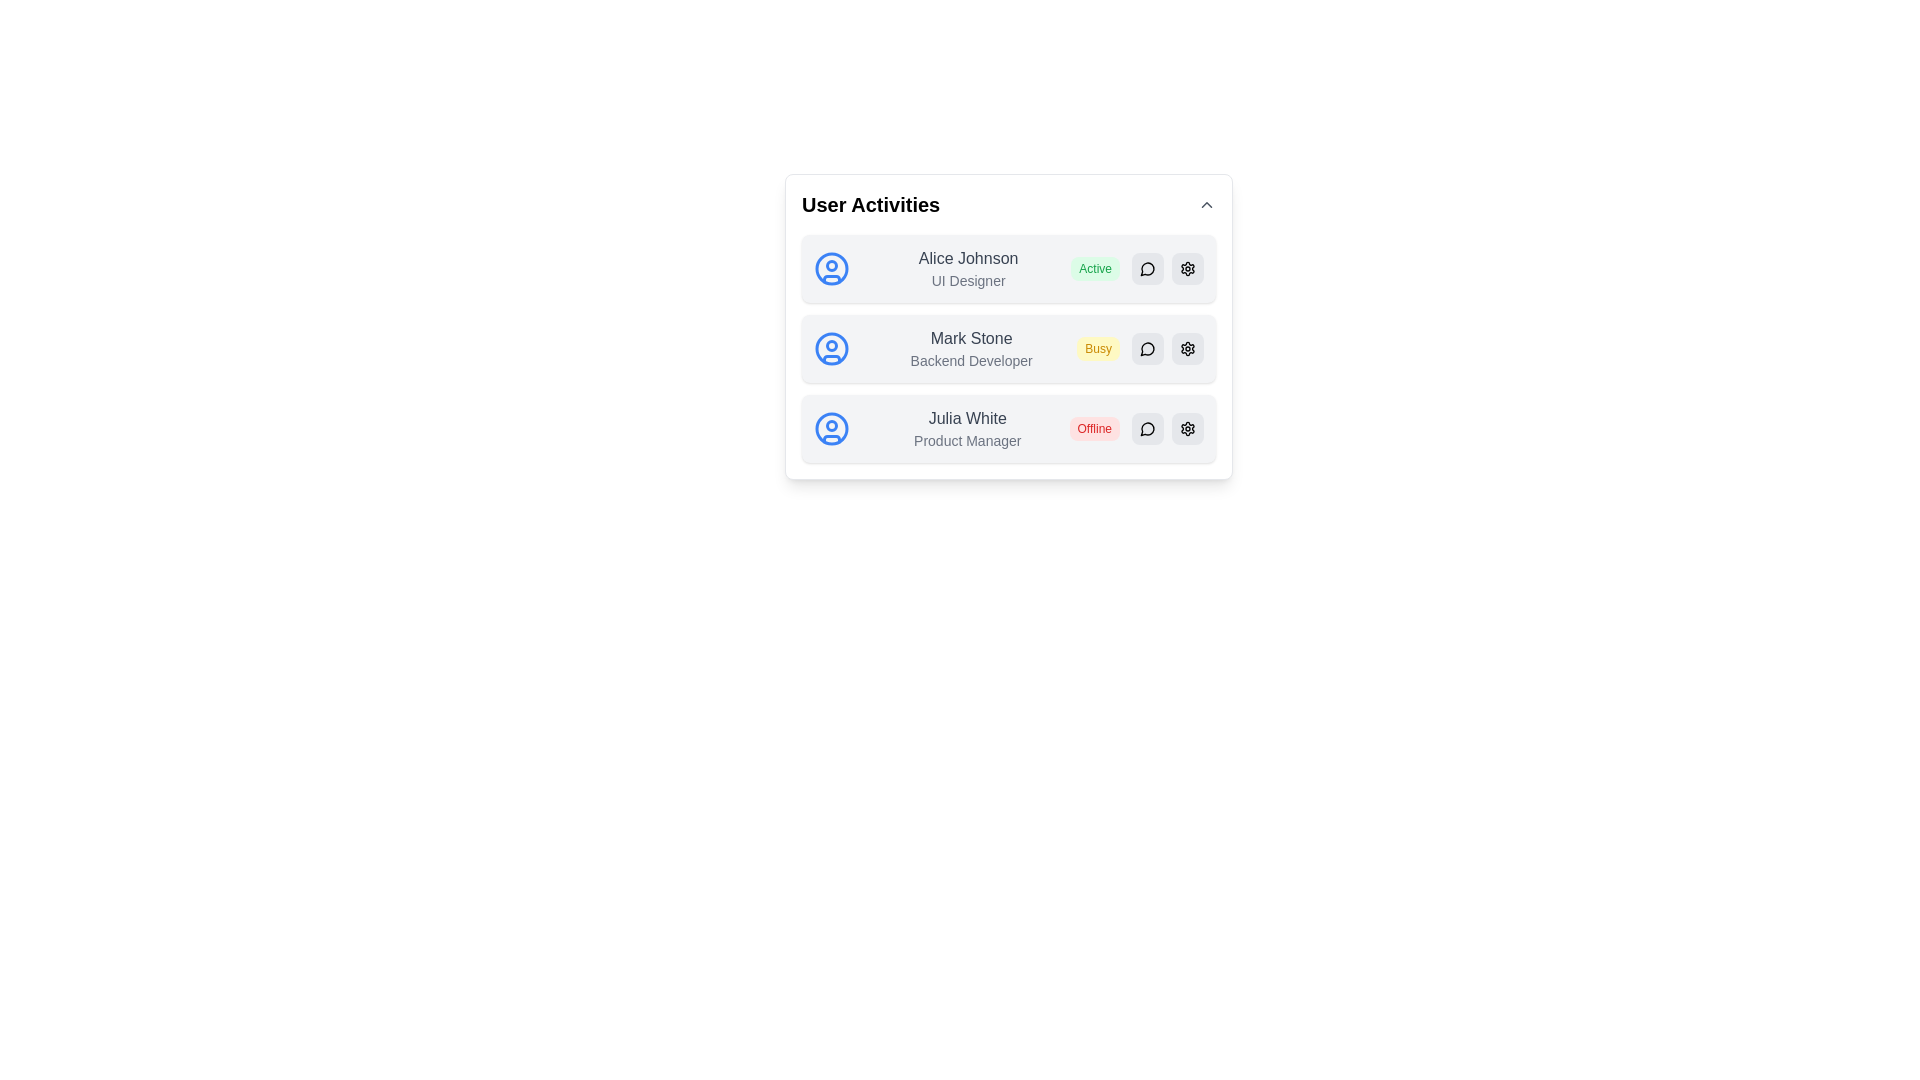 Image resolution: width=1920 pixels, height=1080 pixels. I want to click on the circular graphical element representing the user avatar of Mark Stone, so click(831, 347).